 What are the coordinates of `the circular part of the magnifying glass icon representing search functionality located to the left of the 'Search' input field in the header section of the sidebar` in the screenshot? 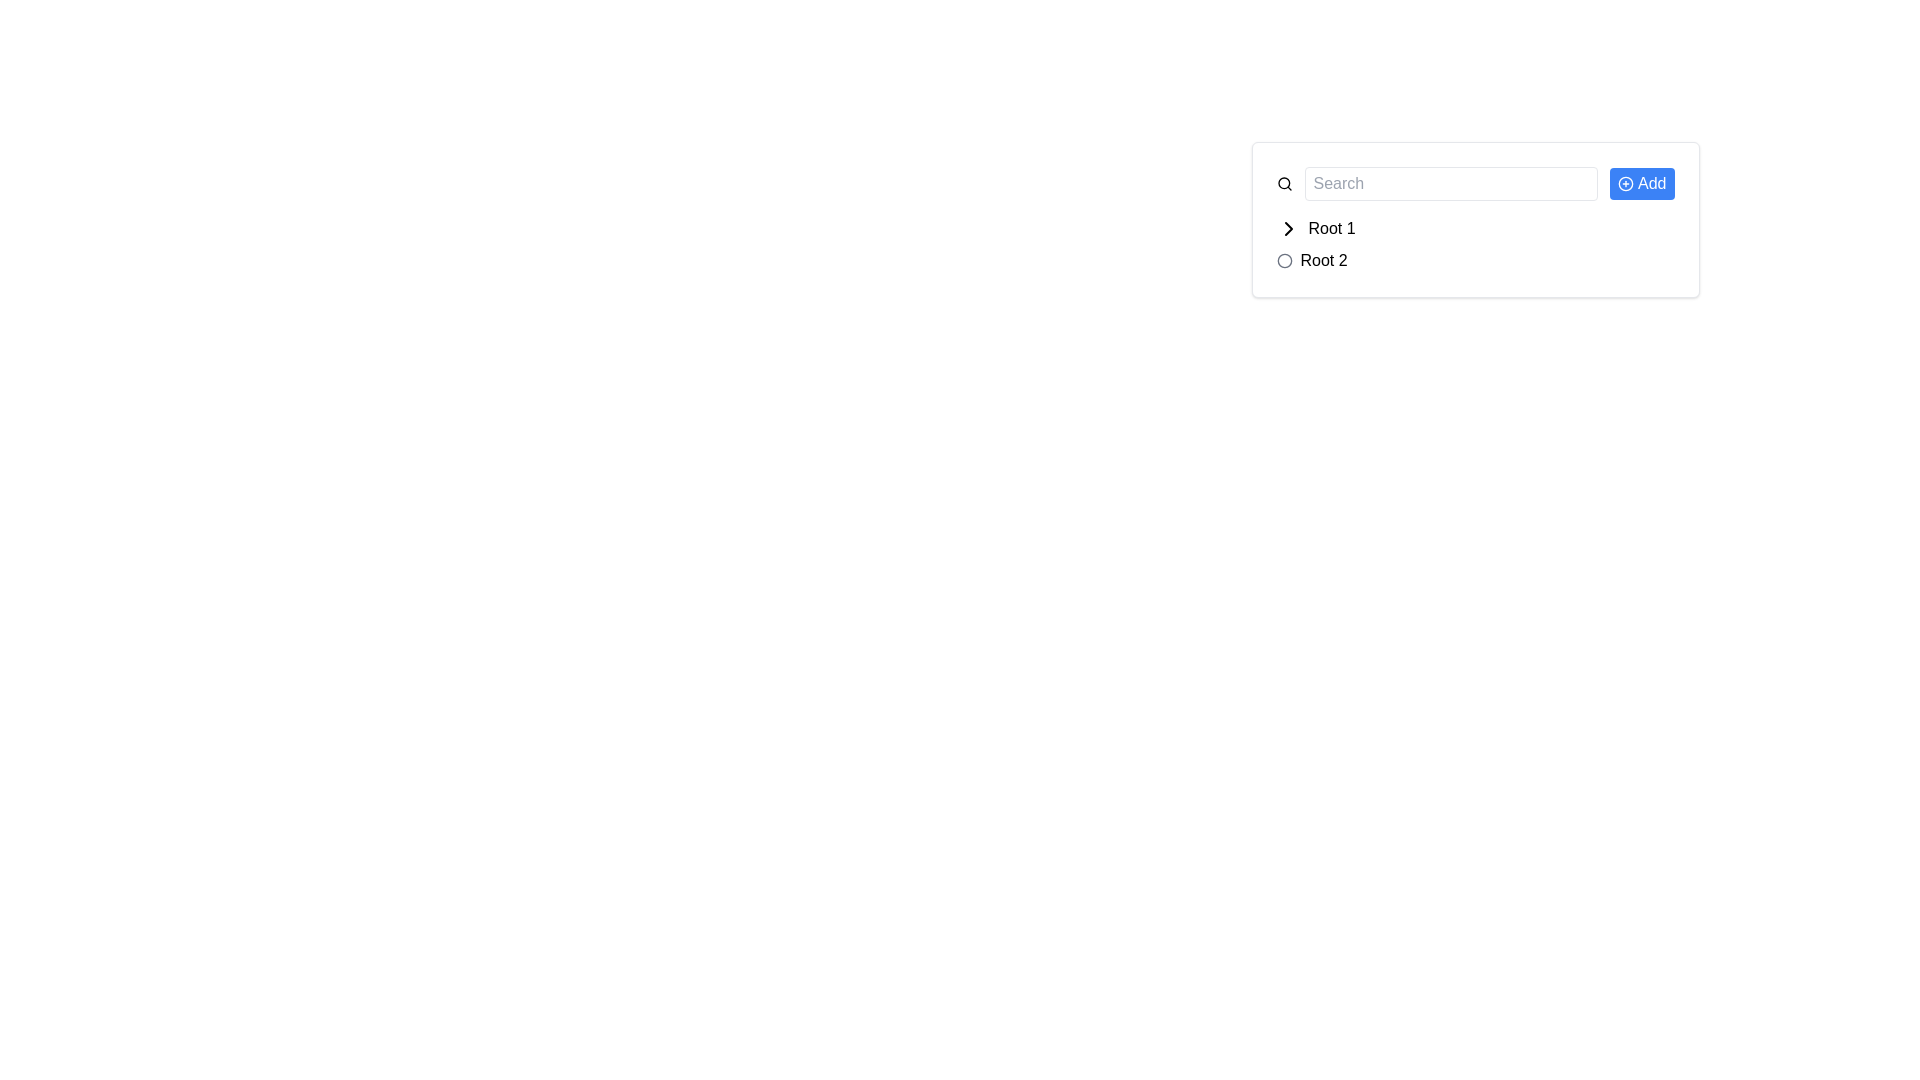 It's located at (1283, 183).